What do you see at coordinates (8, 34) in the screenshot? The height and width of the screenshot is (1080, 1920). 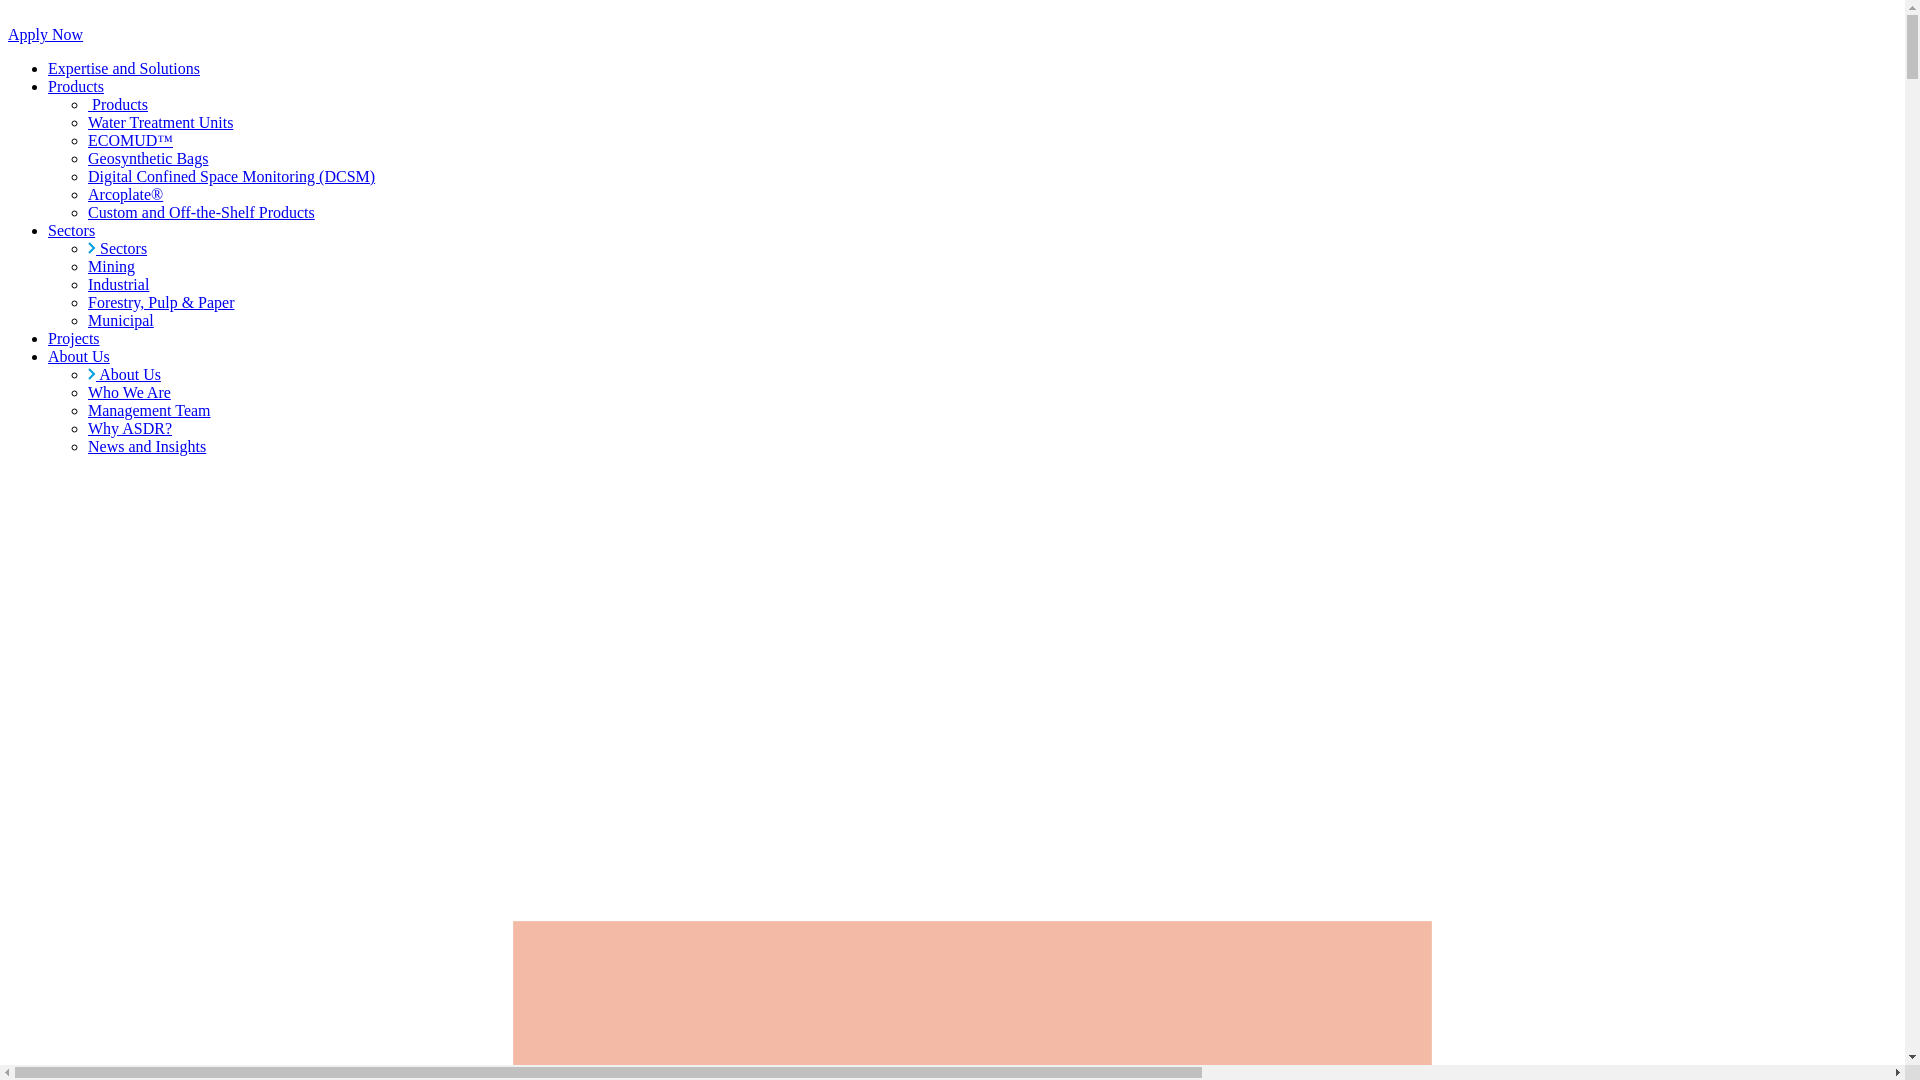 I see `'Apply Now'` at bounding box center [8, 34].